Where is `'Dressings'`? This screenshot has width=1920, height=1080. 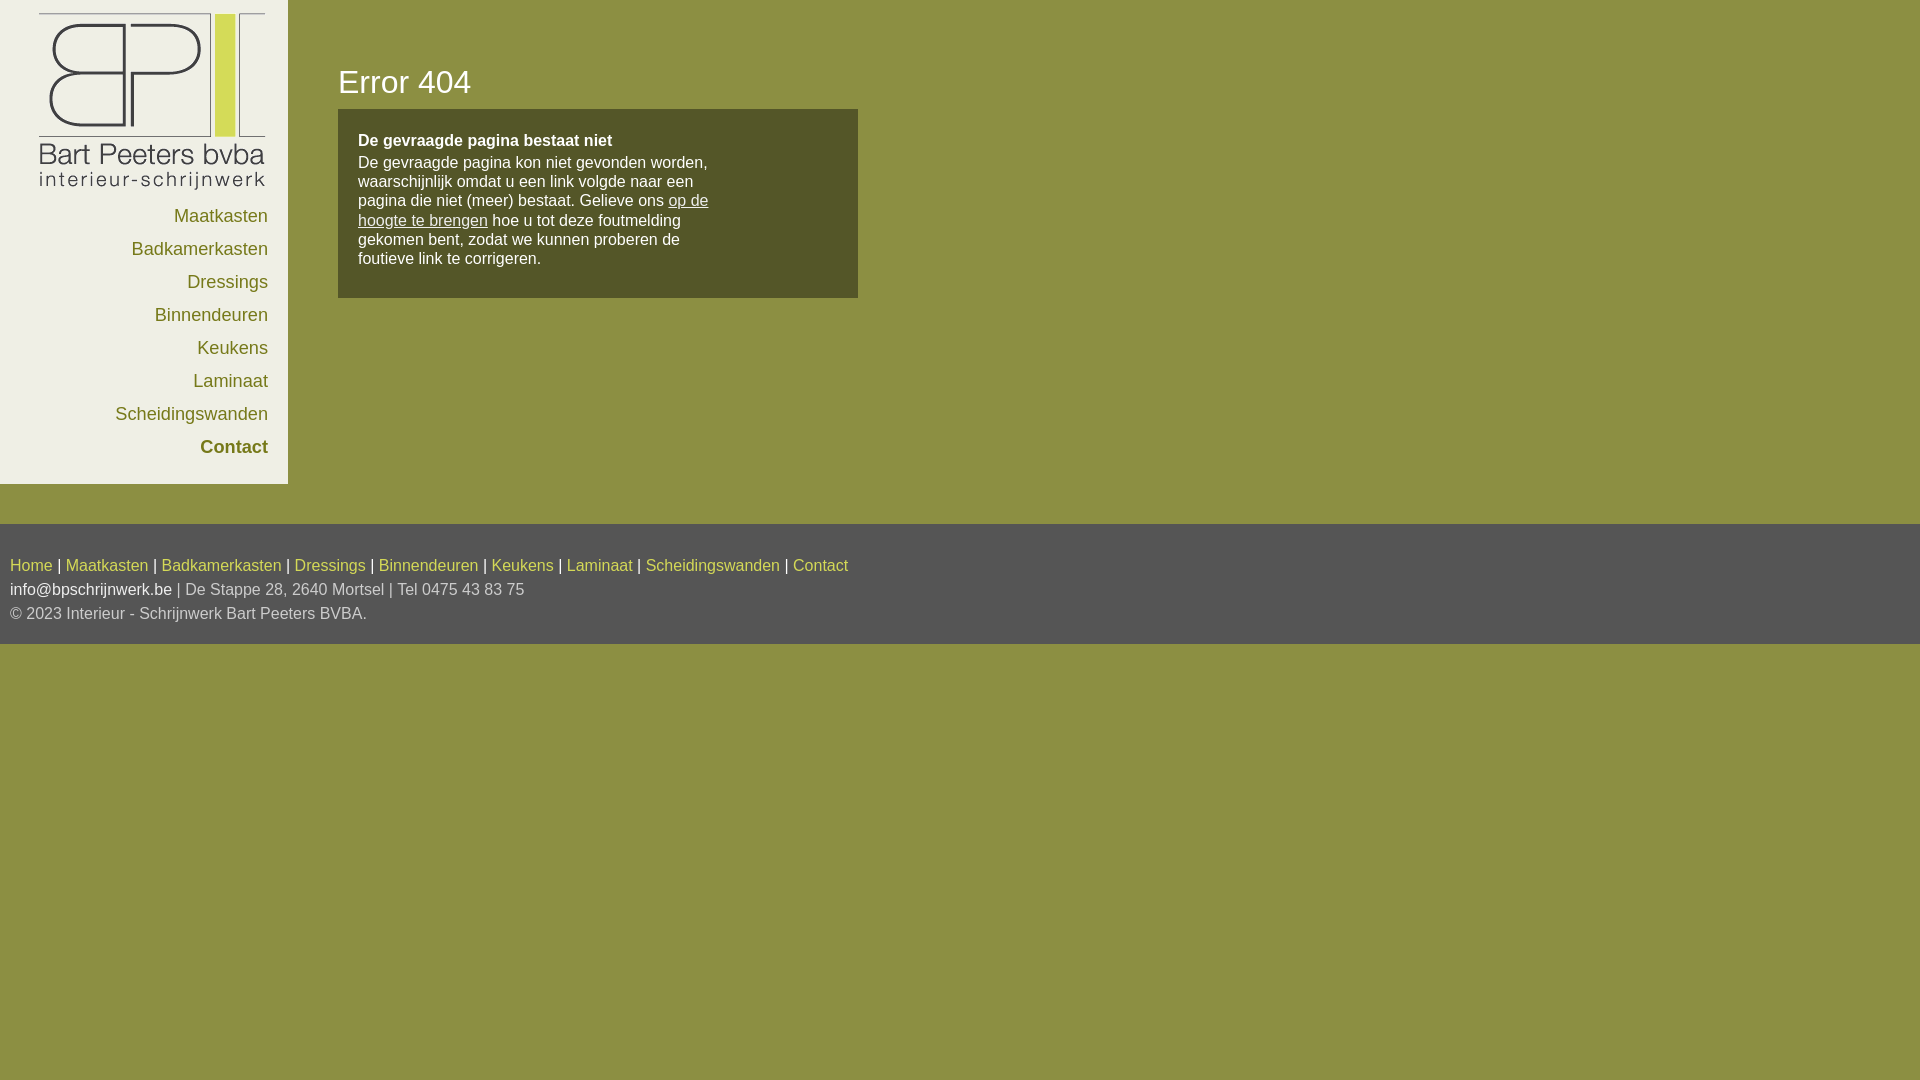 'Dressings' is located at coordinates (330, 565).